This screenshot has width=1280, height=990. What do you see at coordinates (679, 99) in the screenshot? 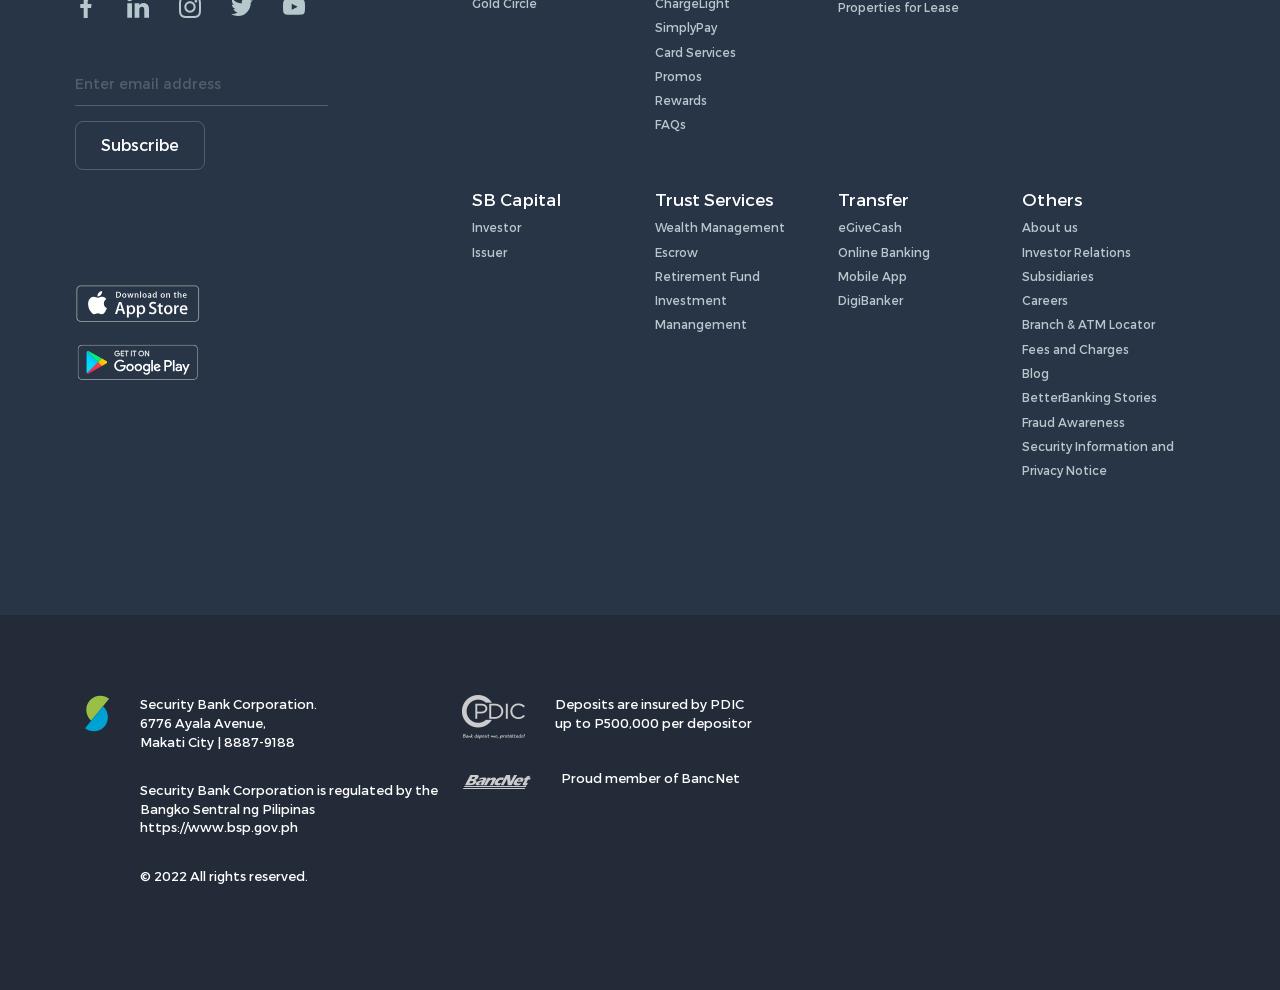
I see `'Rewards'` at bounding box center [679, 99].